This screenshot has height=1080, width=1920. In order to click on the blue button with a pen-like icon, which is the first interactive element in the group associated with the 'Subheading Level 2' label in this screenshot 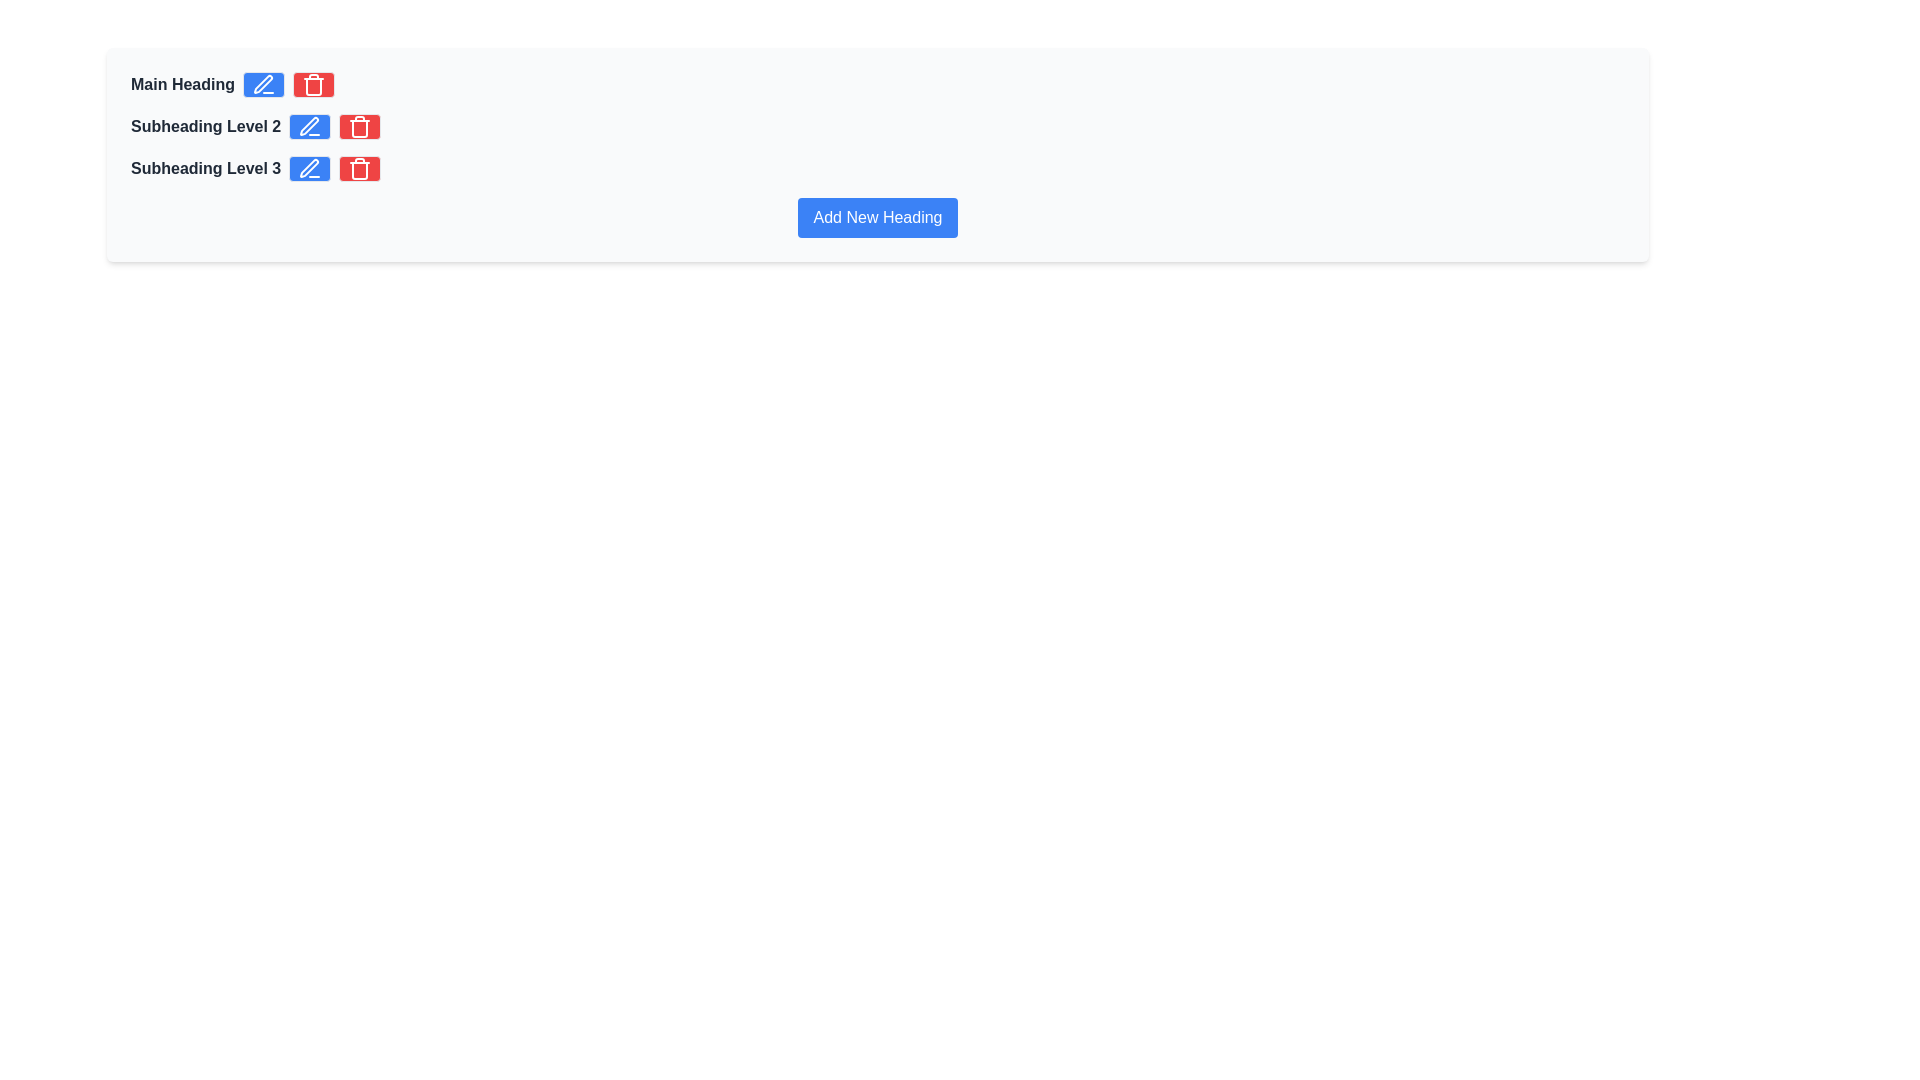, I will do `click(309, 127)`.